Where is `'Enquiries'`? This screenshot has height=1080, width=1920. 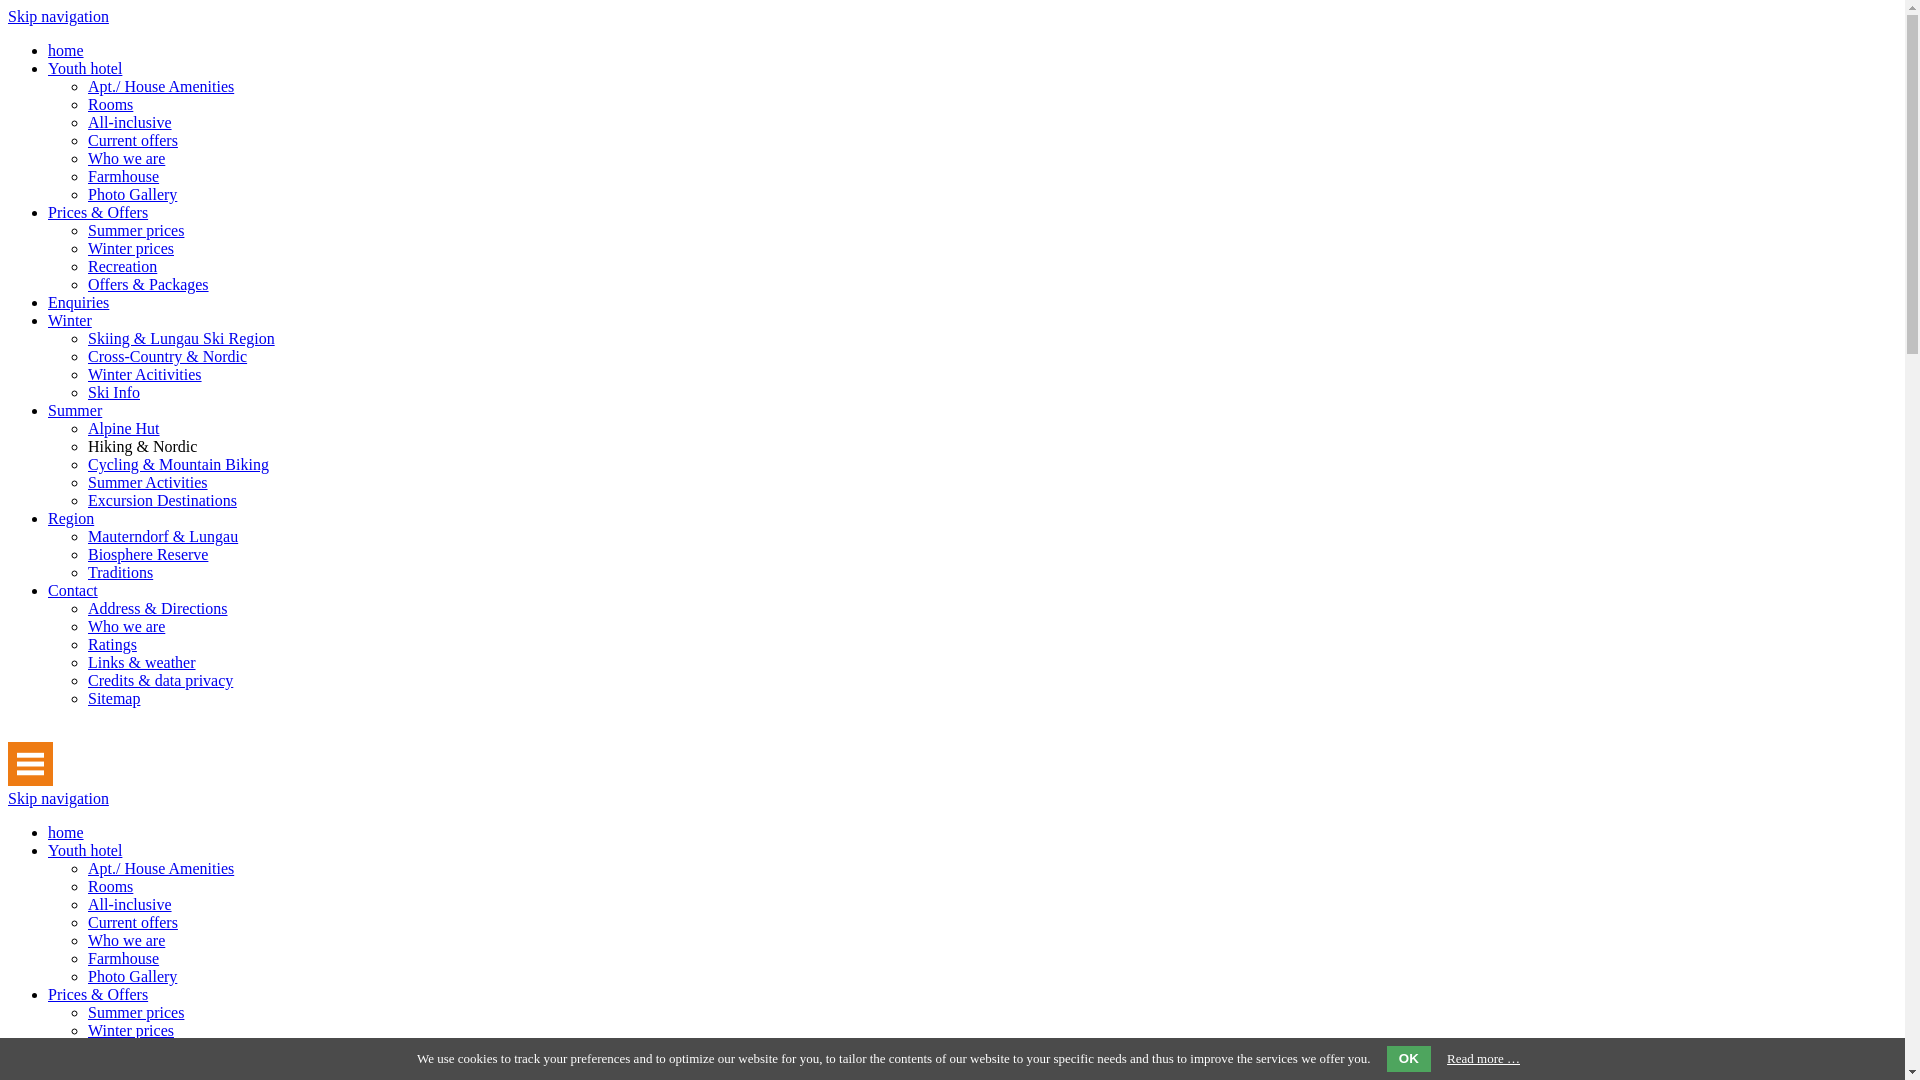
'Enquiries' is located at coordinates (78, 302).